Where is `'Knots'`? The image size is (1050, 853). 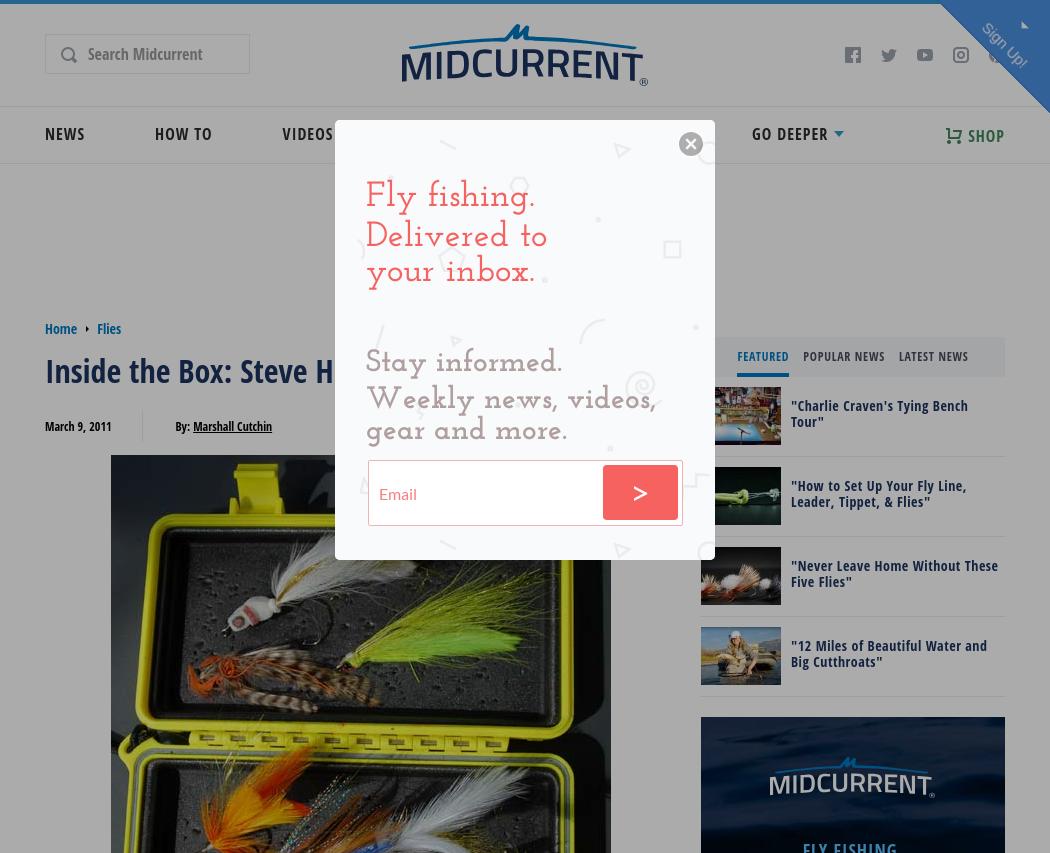 'Knots' is located at coordinates (581, 193).